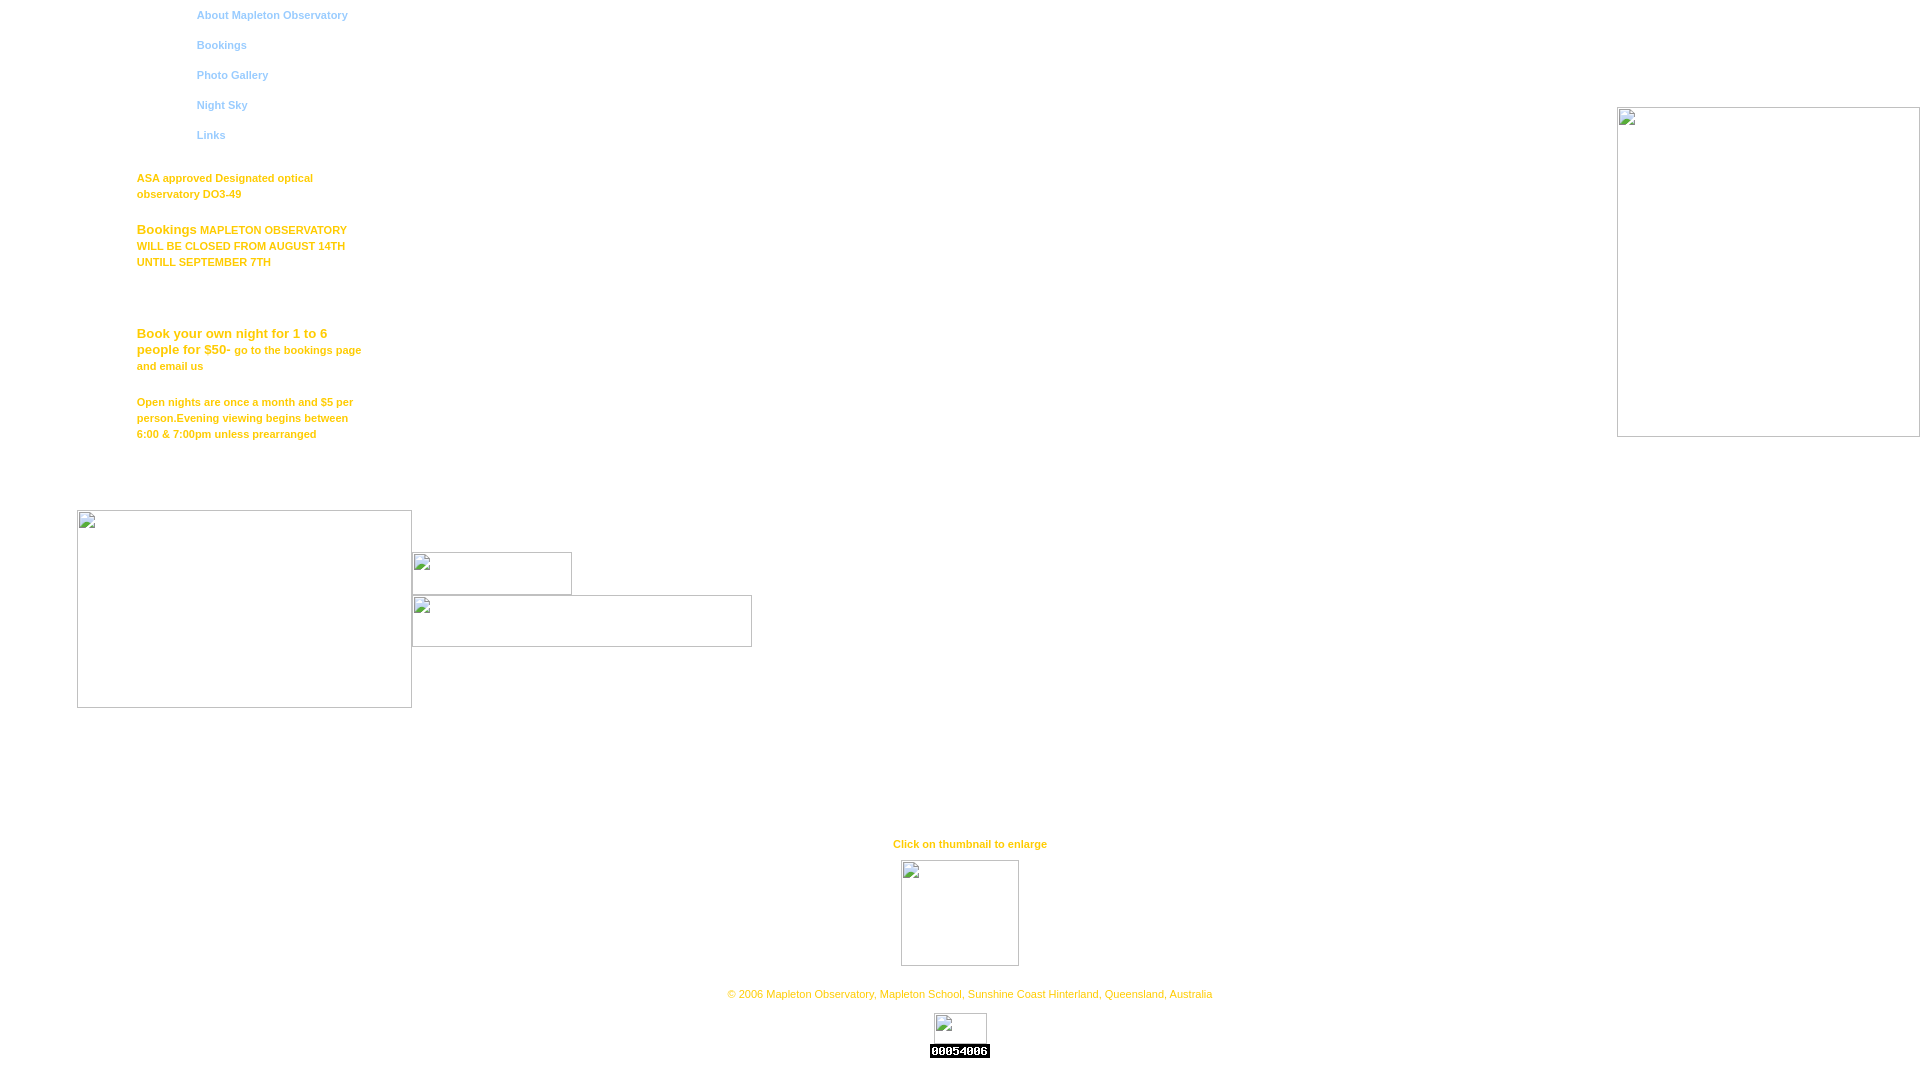  I want to click on 'Photo Gallery', so click(233, 73).